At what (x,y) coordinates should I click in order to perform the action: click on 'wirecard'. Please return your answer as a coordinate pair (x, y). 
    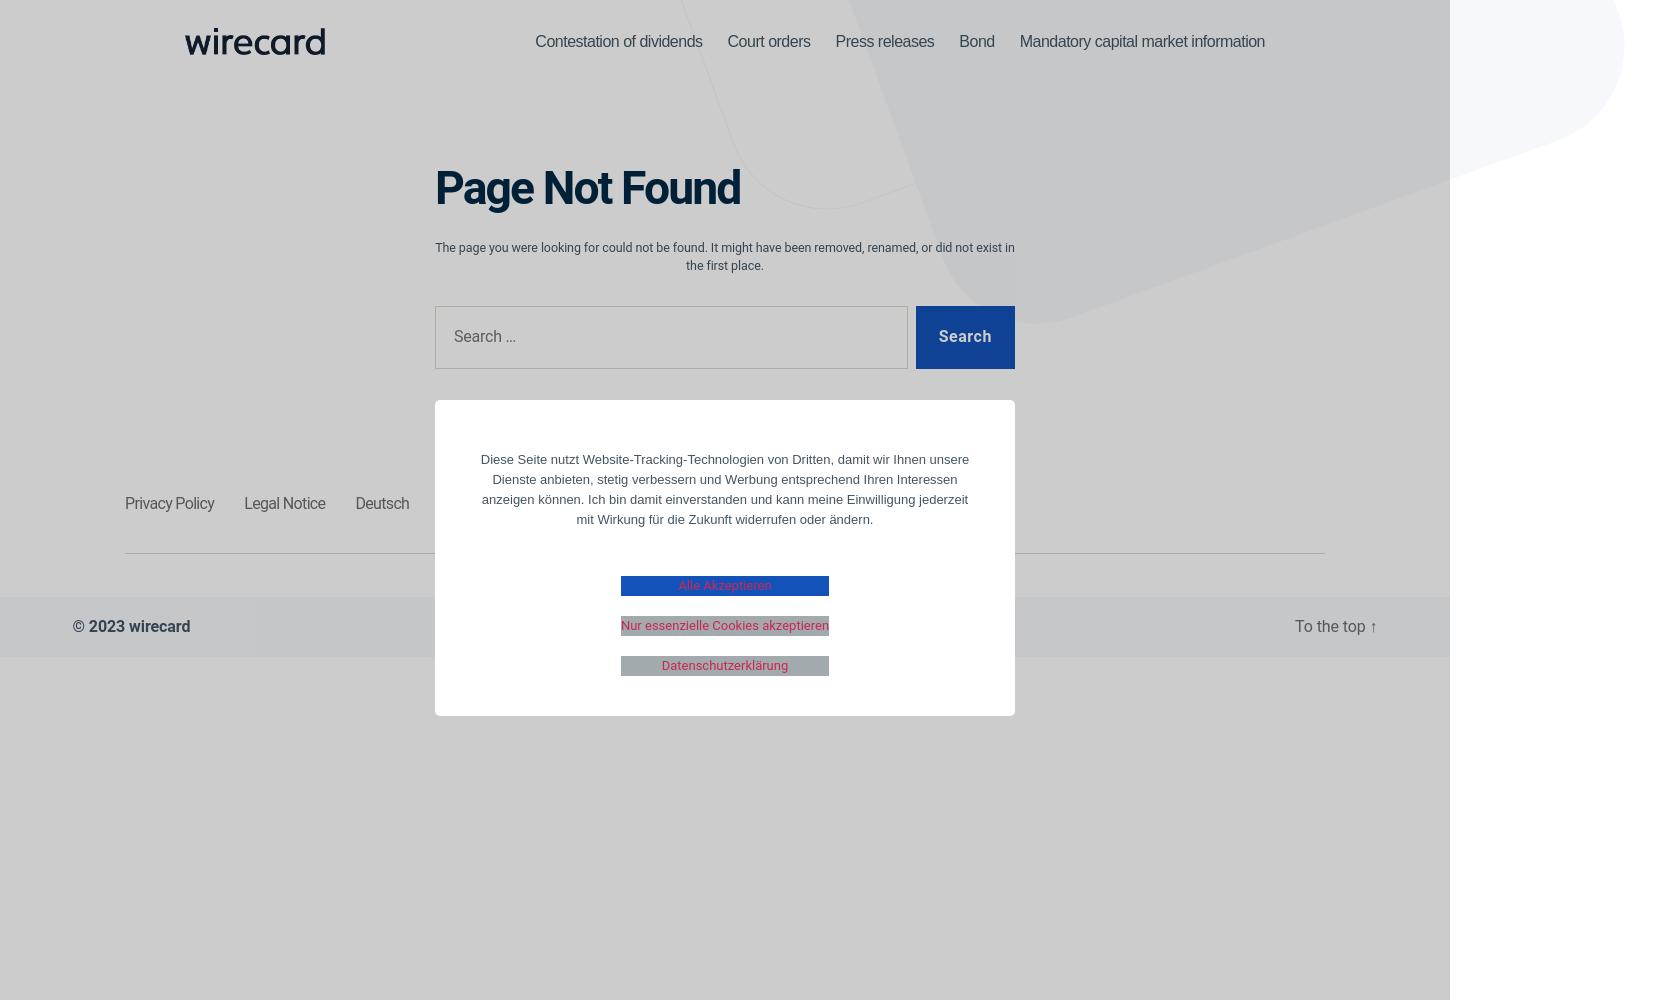
    Looking at the image, I should click on (127, 625).